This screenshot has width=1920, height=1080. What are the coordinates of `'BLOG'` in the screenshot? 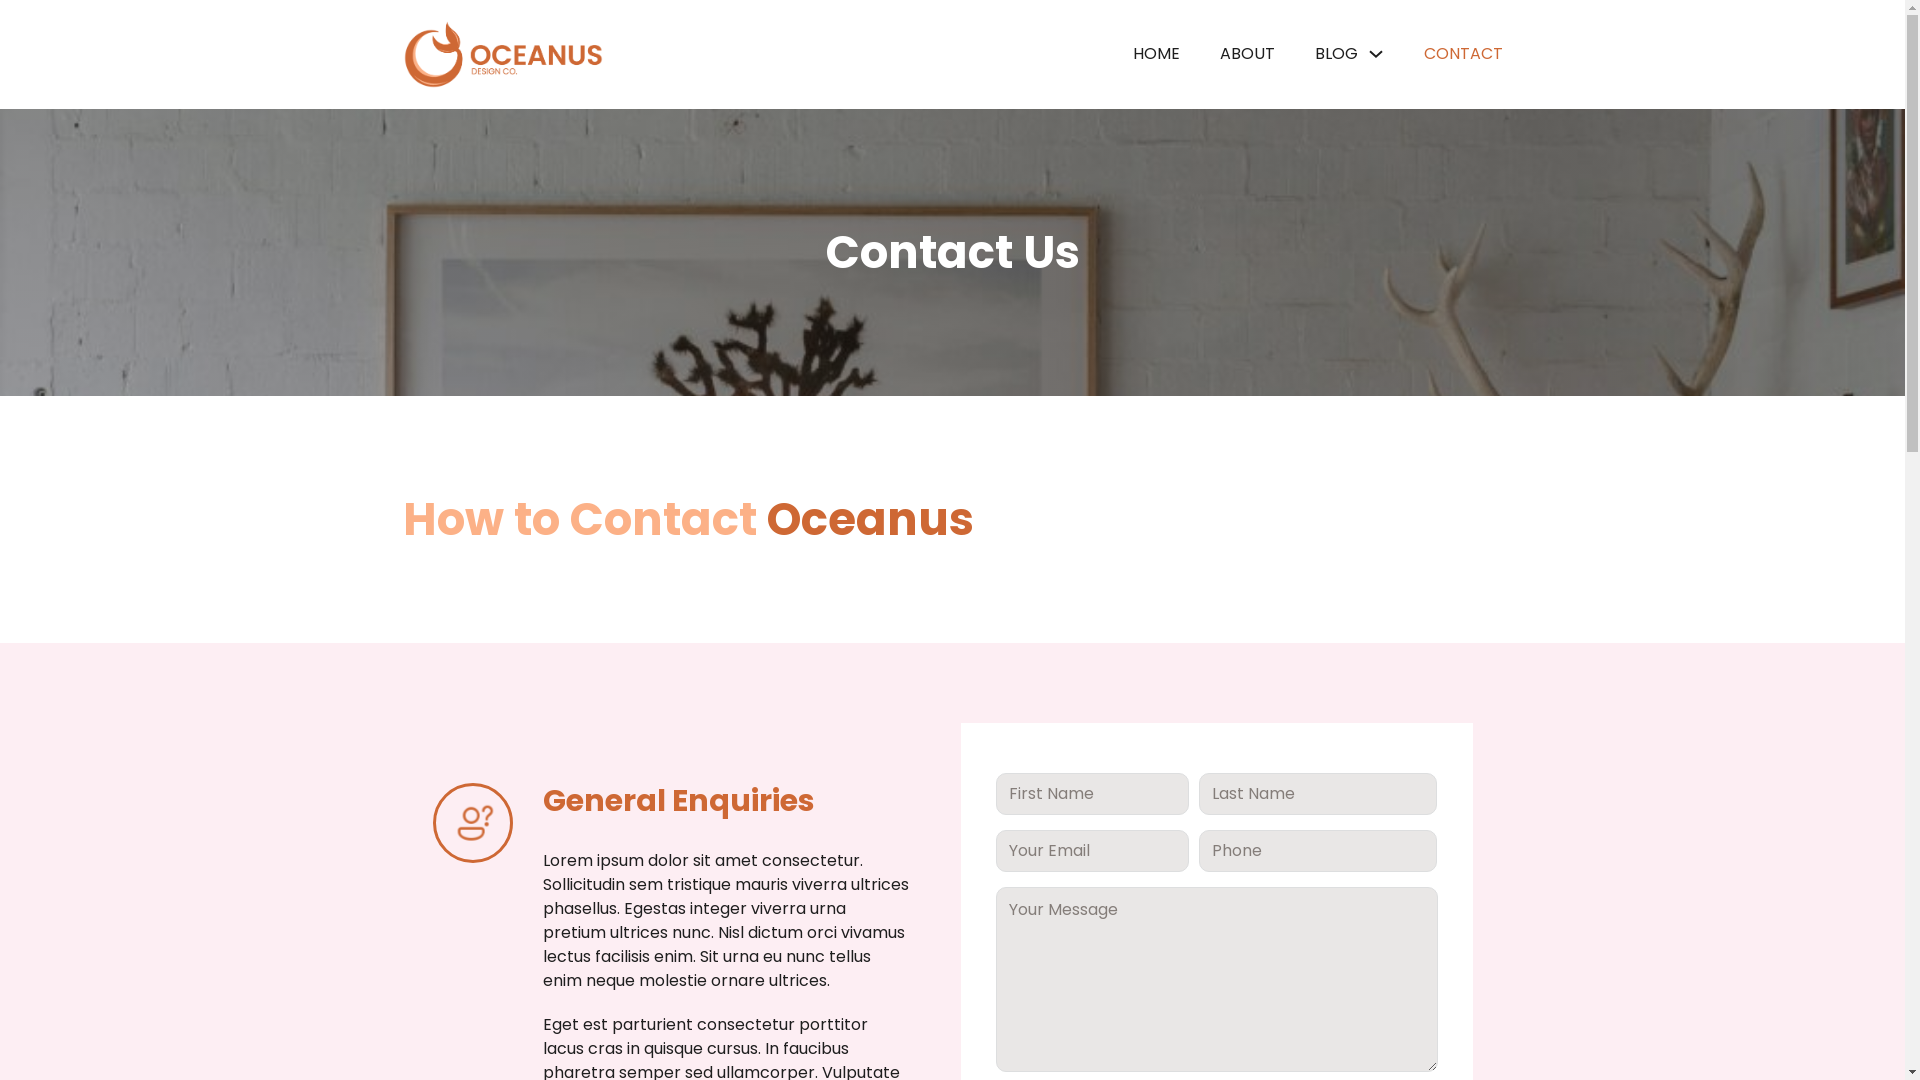 It's located at (1335, 53).